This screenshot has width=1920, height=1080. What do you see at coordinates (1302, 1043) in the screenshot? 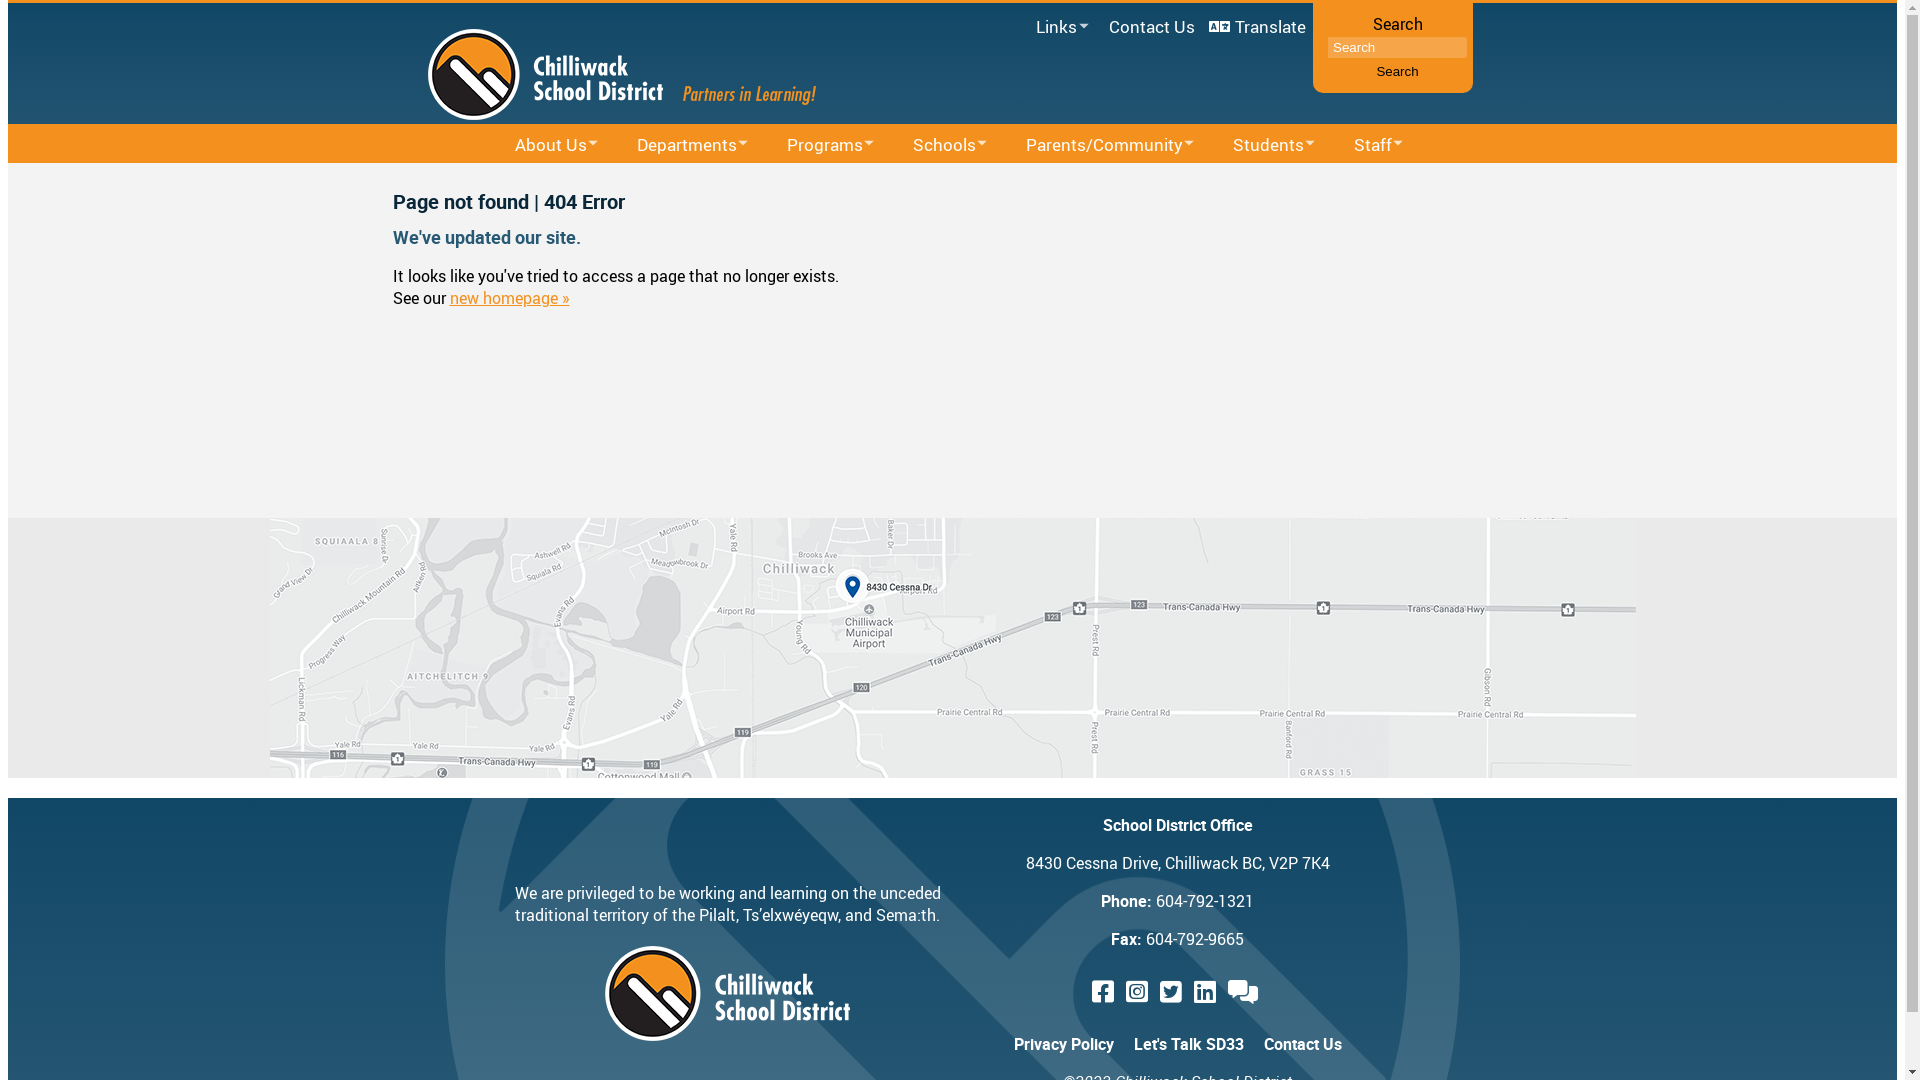
I see `'Contact Us'` at bounding box center [1302, 1043].